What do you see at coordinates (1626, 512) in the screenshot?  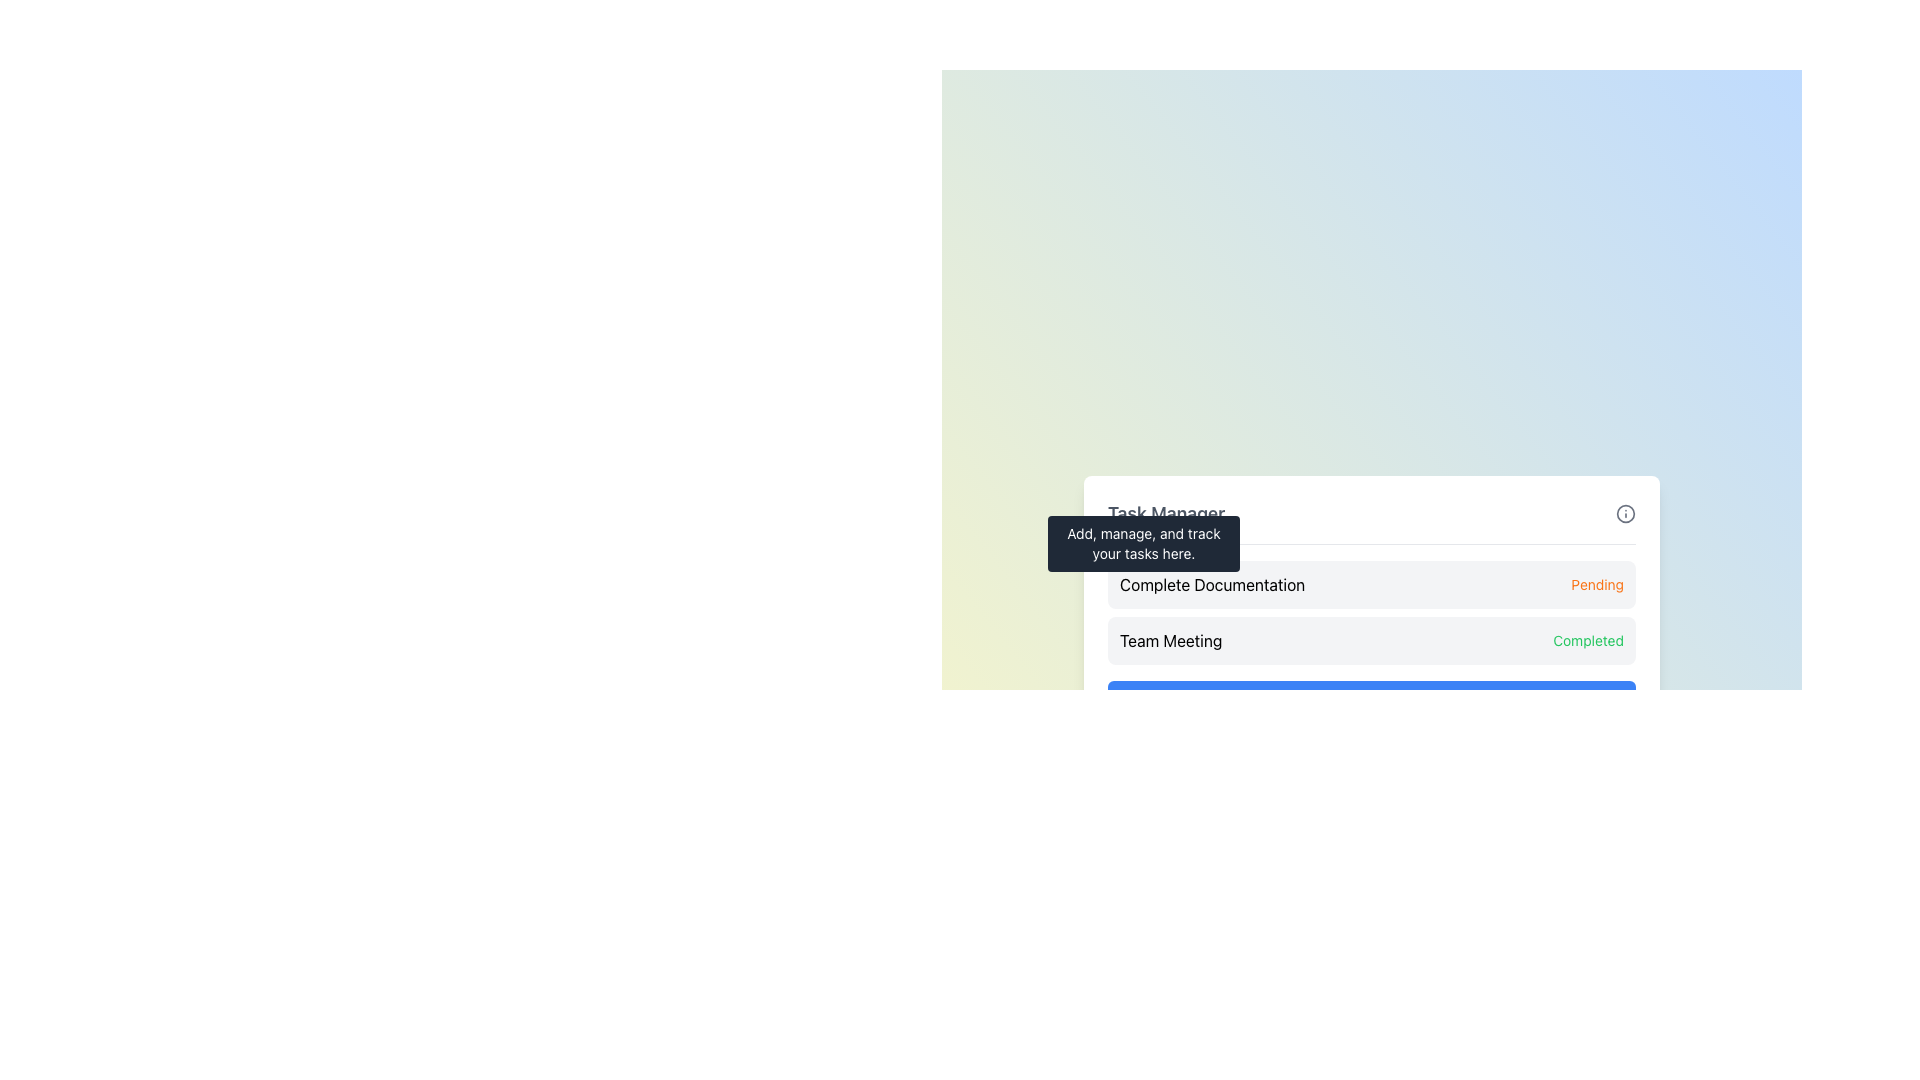 I see `the information icon located in the top-right corner of the 'Task Manager' panel` at bounding box center [1626, 512].